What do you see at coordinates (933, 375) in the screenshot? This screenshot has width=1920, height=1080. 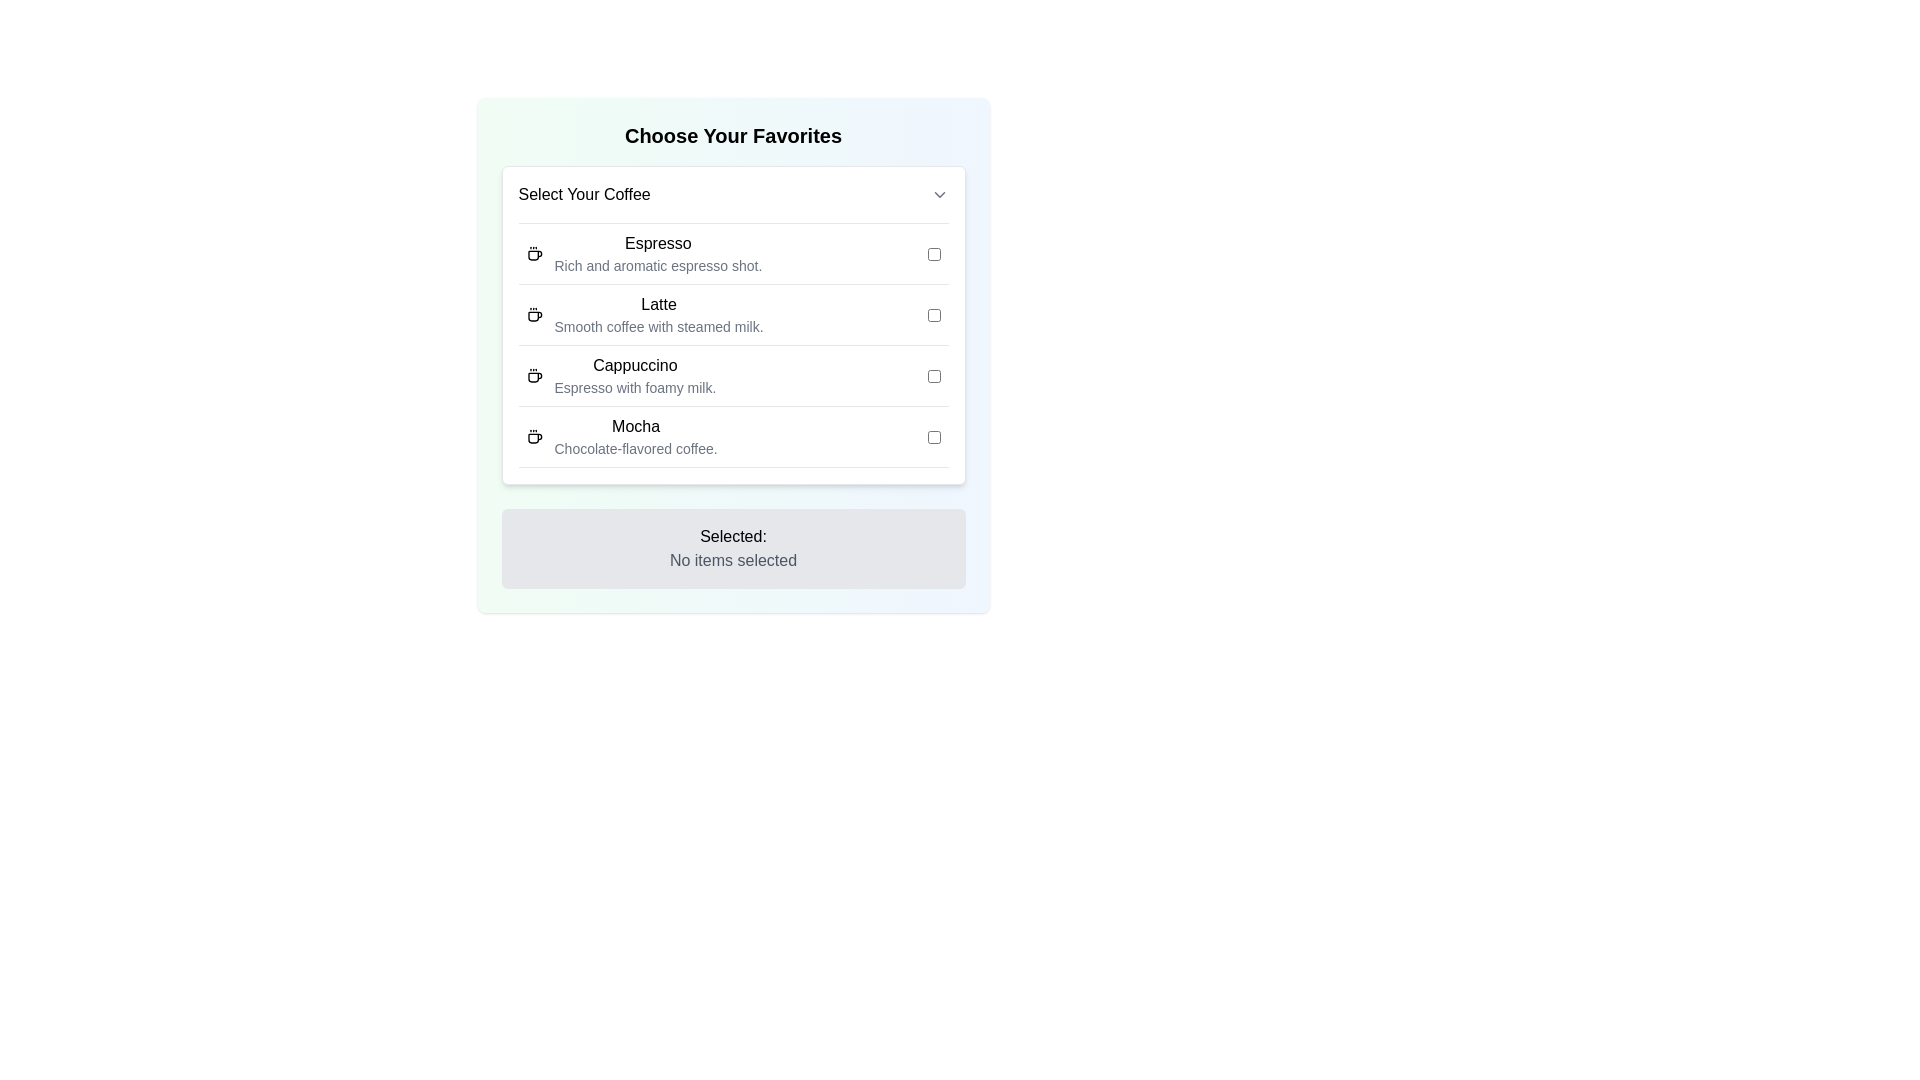 I see `the checkbox located to the right of the text 'Cappuccino Espresso with foamy milk.'` at bounding box center [933, 375].